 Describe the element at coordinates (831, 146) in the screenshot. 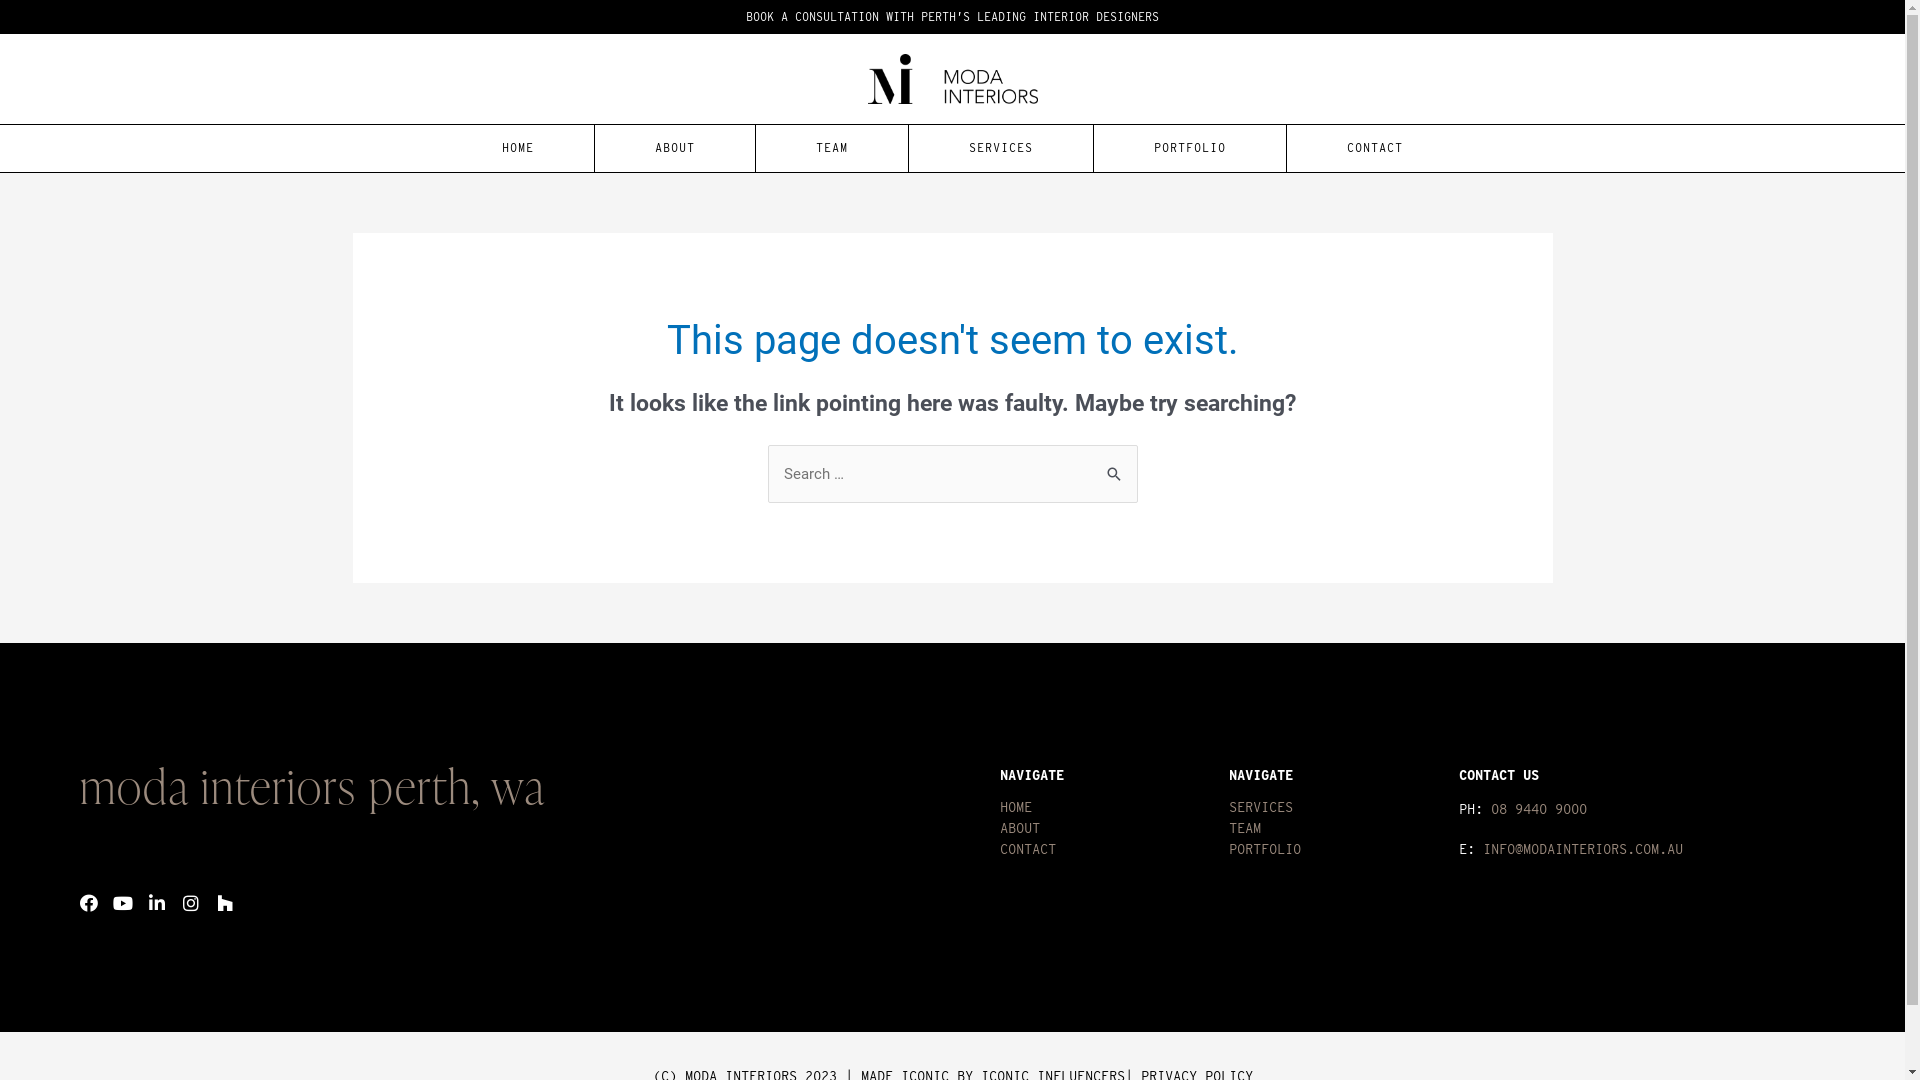

I see `'TEAM'` at that location.